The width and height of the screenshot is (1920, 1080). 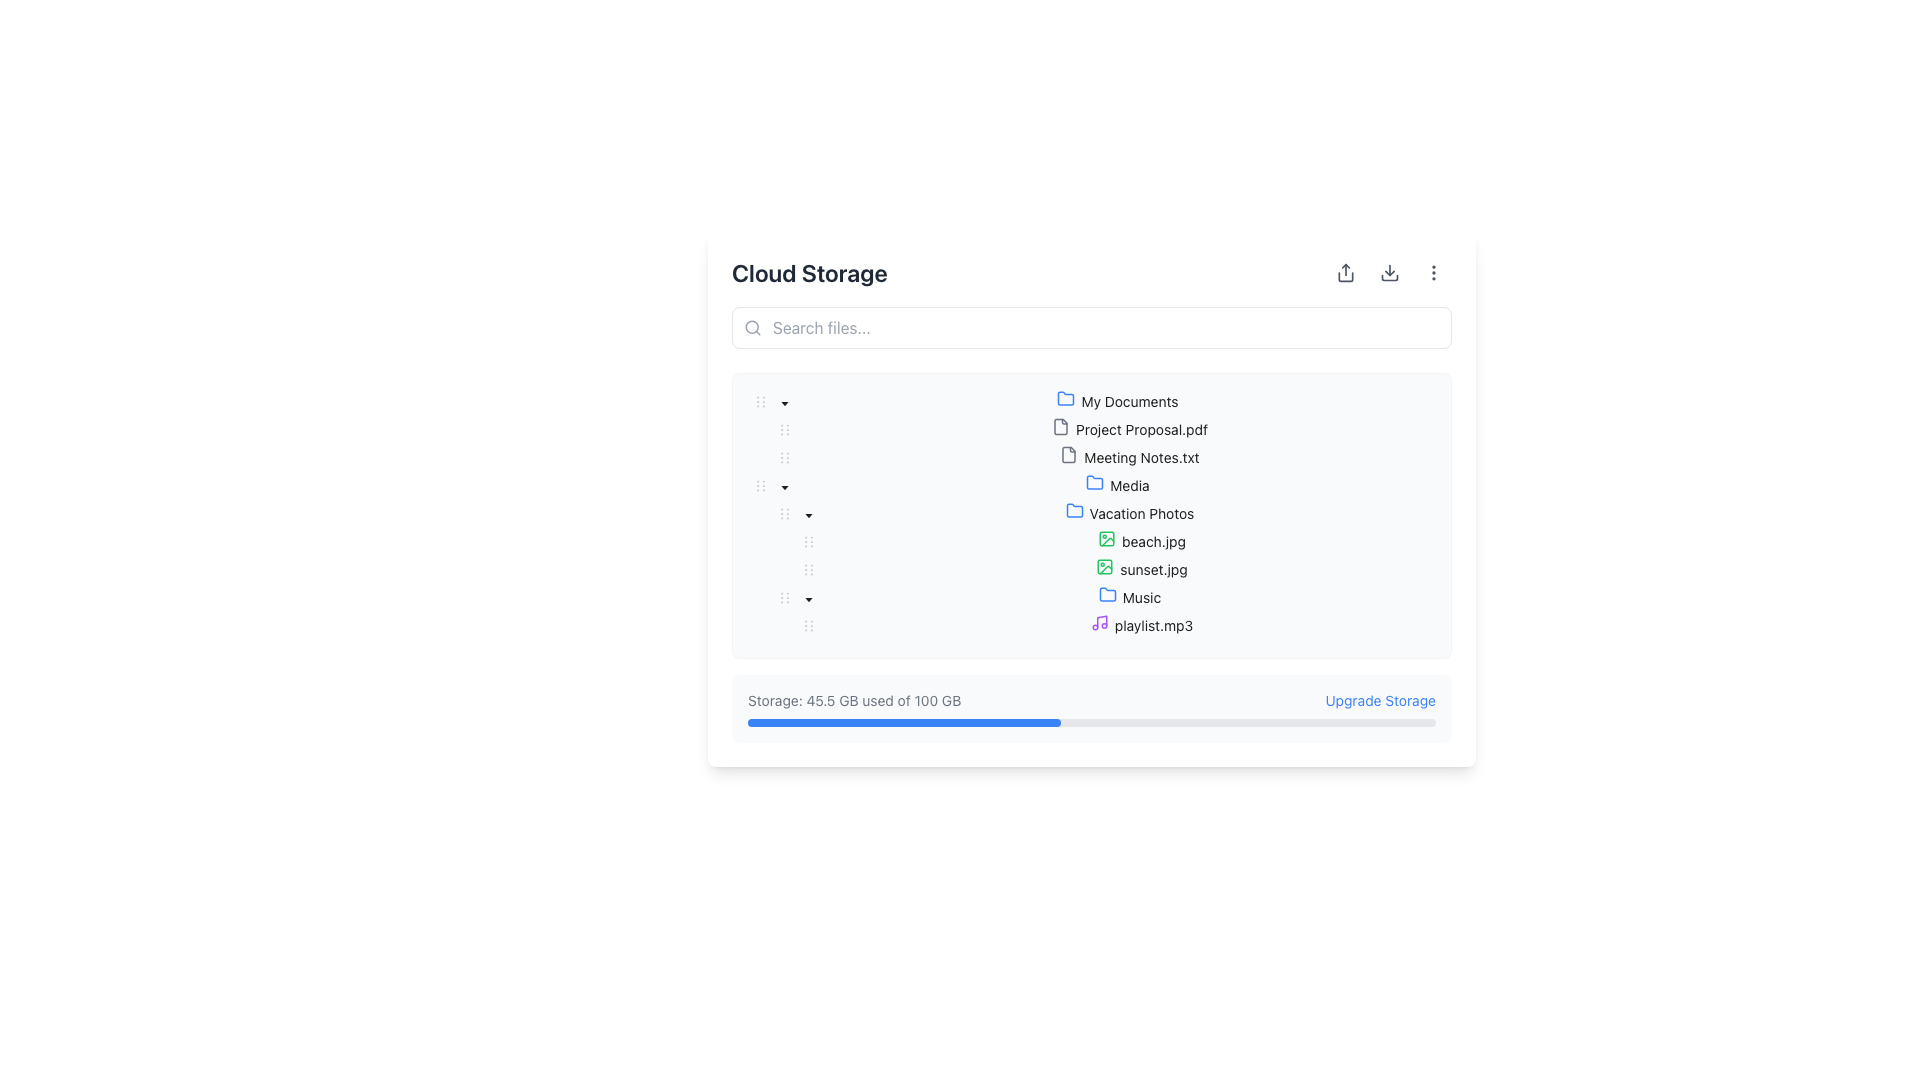 What do you see at coordinates (1090, 512) in the screenshot?
I see `the 'Vacation Photos' folder` at bounding box center [1090, 512].